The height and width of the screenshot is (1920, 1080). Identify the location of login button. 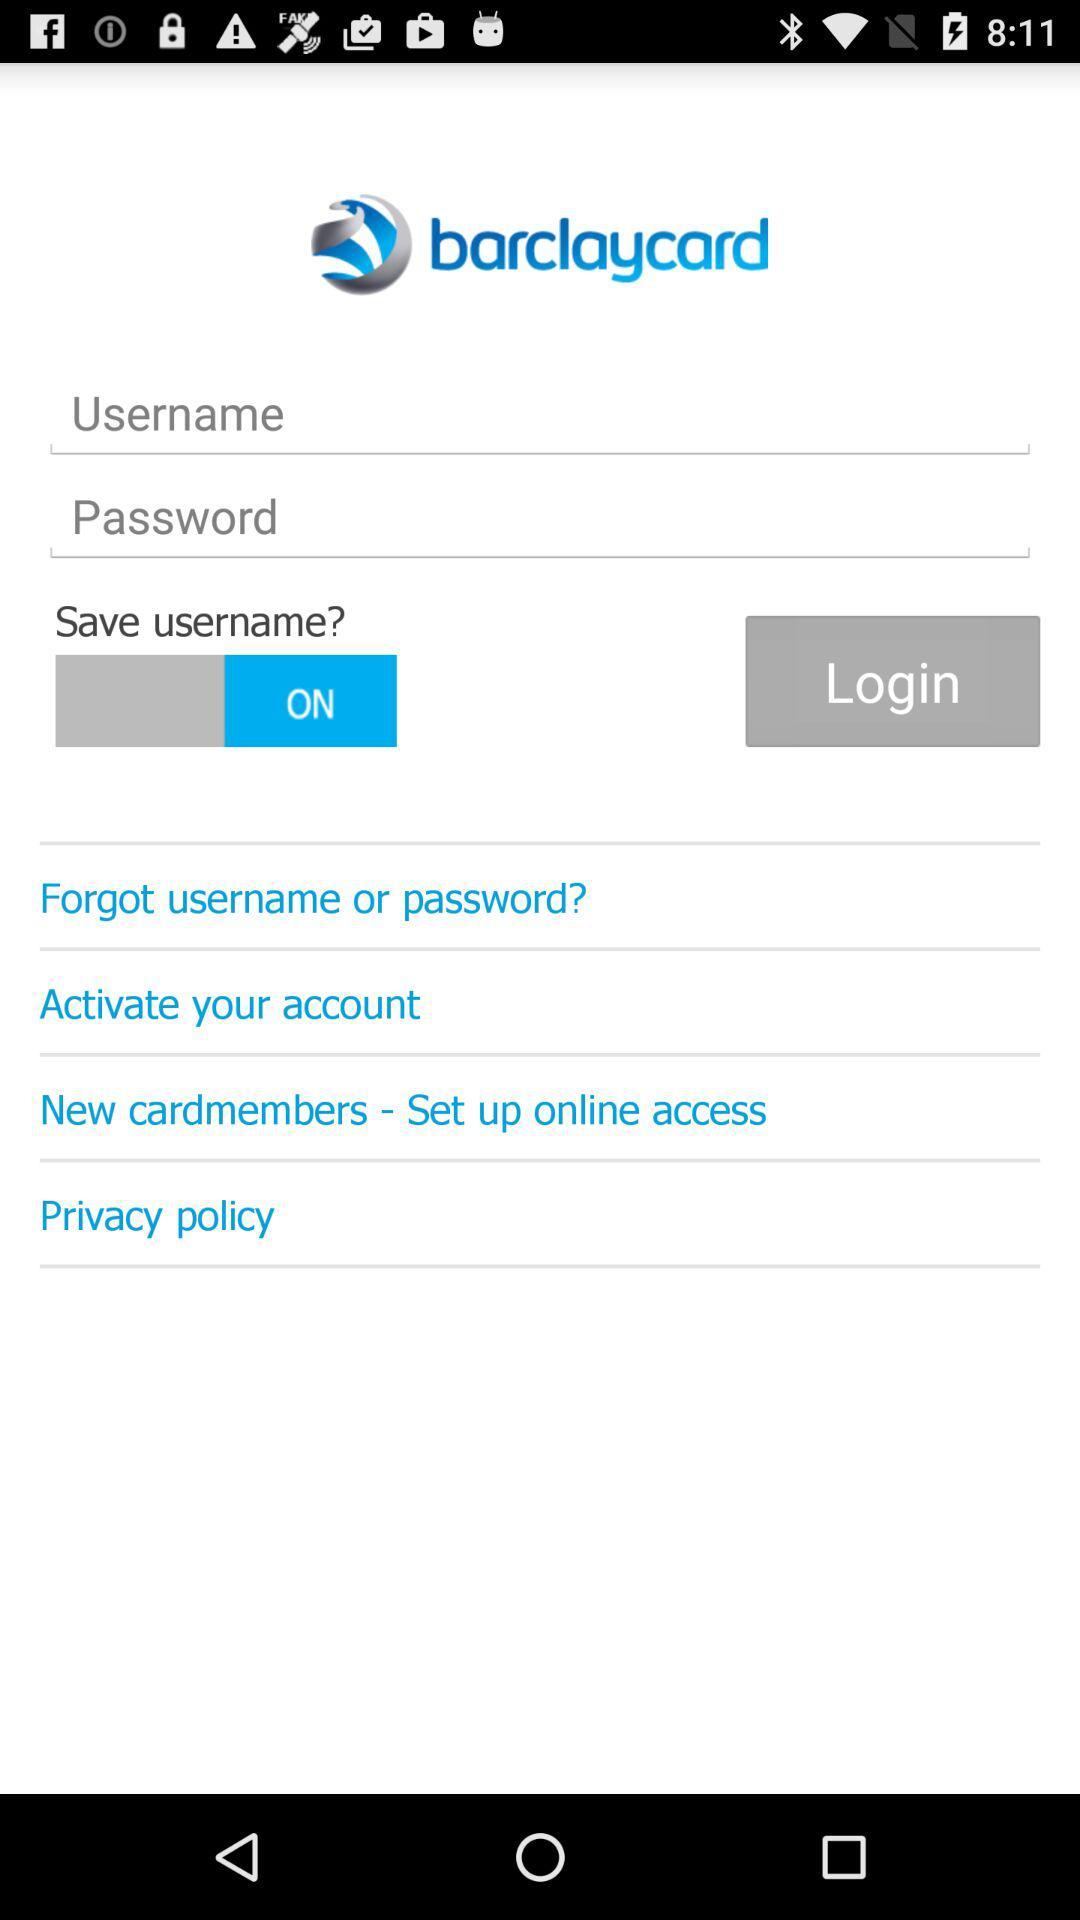
(891, 681).